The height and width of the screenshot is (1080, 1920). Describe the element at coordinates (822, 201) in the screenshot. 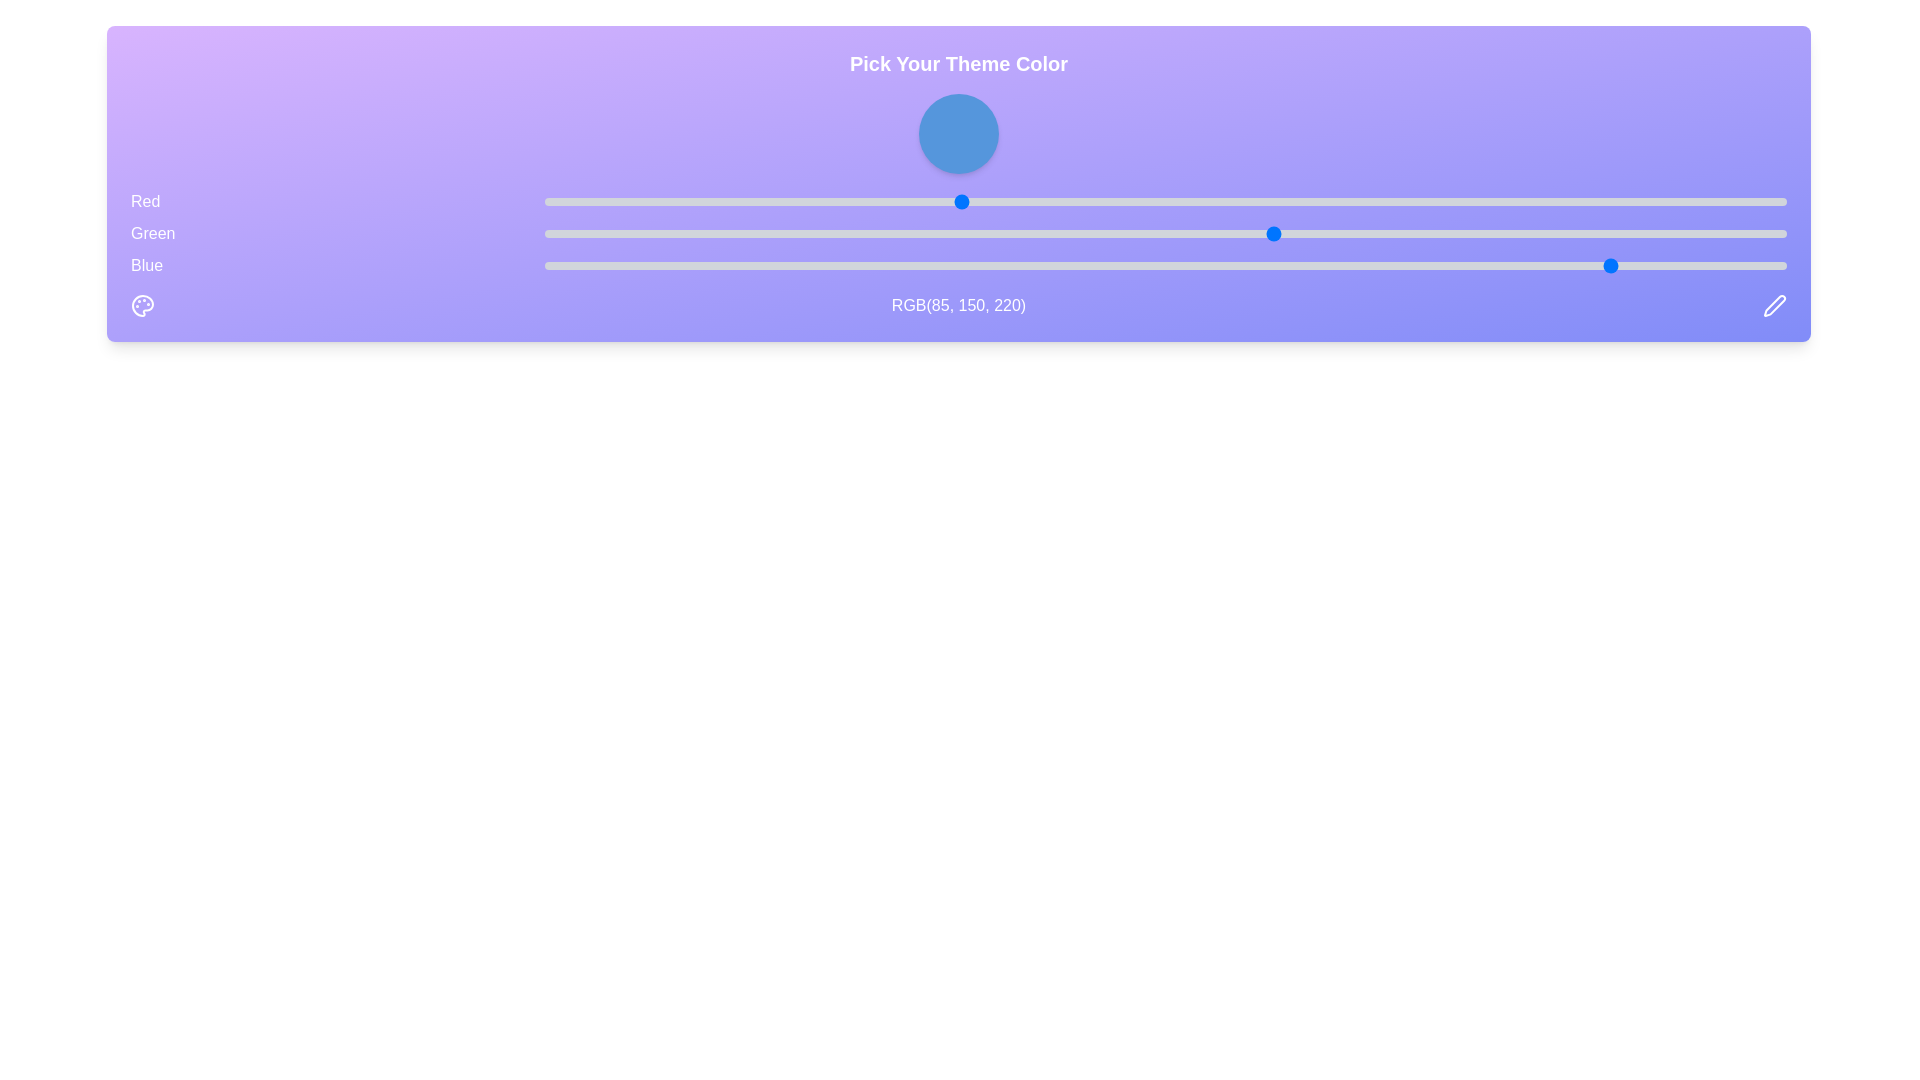

I see `the slider's value` at that location.